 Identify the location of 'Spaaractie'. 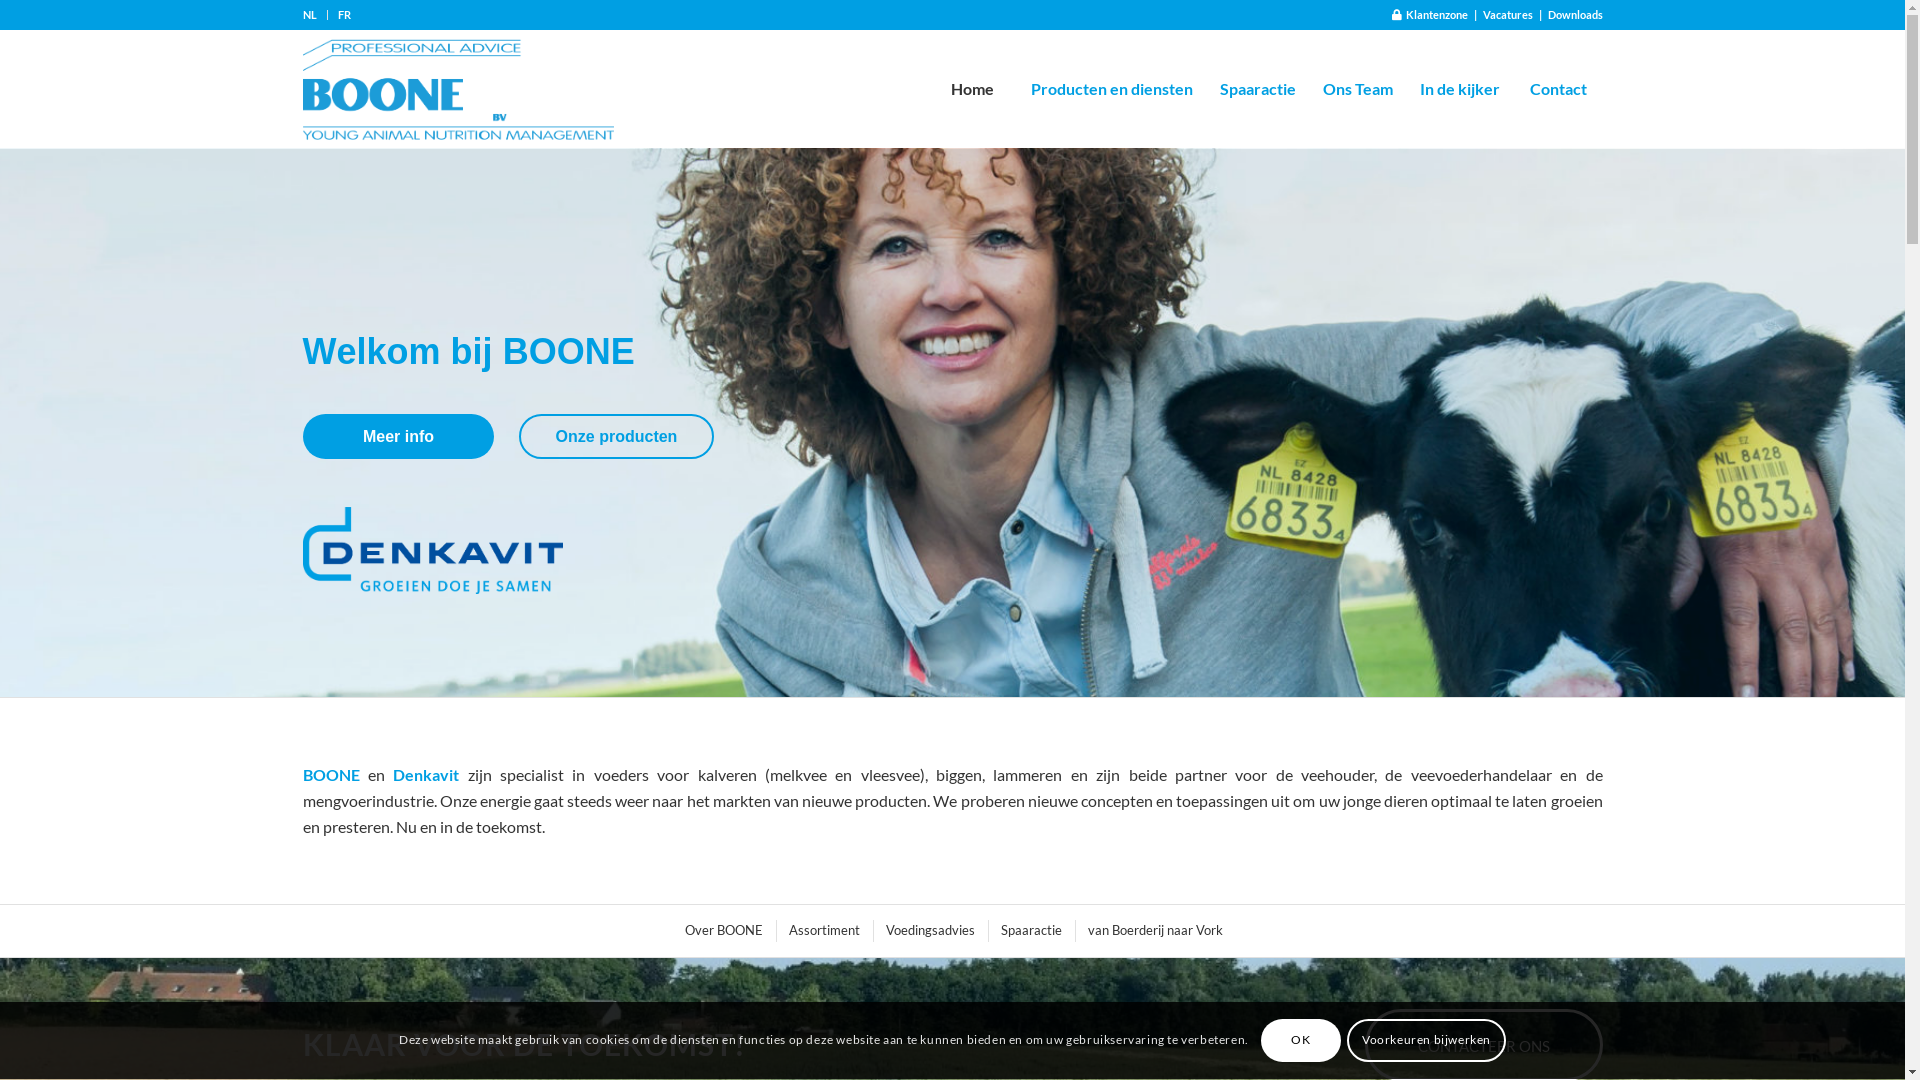
(1256, 87).